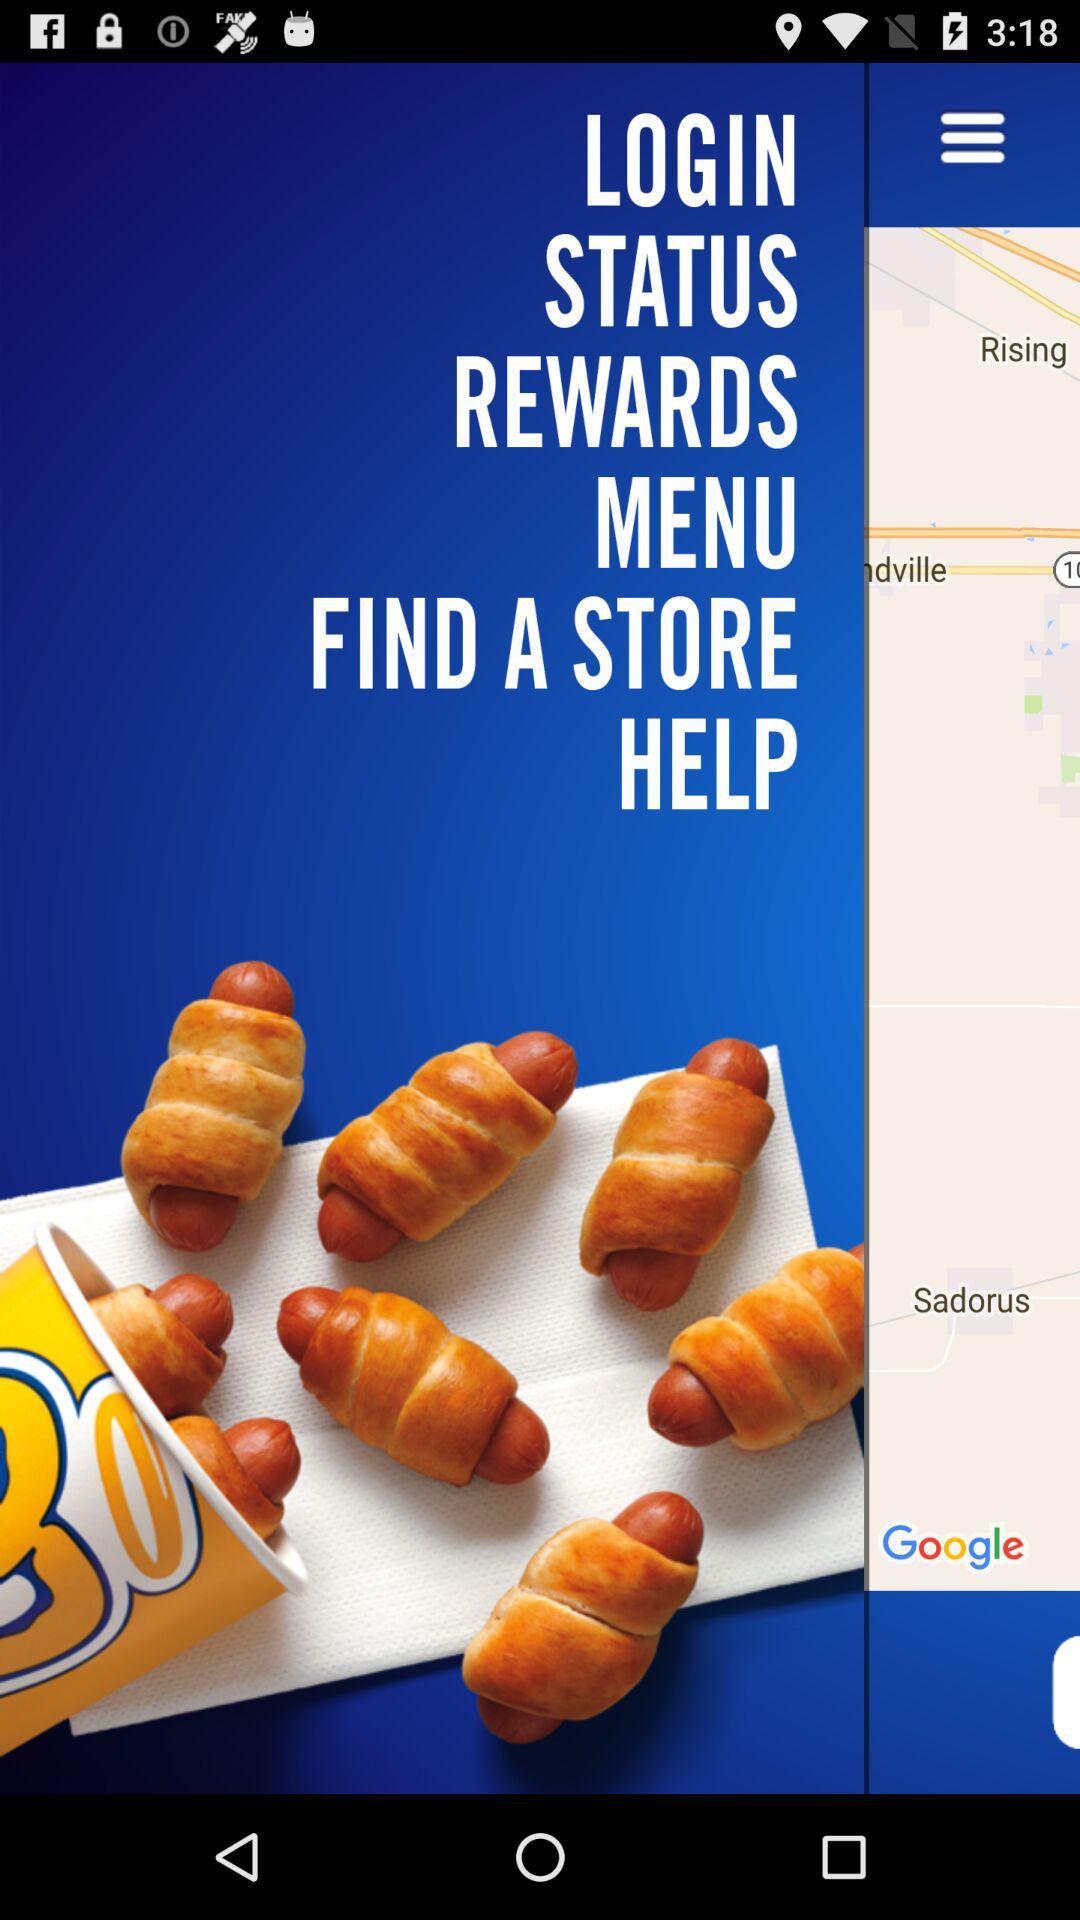 This screenshot has width=1080, height=1920. What do you see at coordinates (443, 279) in the screenshot?
I see `the status icon` at bounding box center [443, 279].